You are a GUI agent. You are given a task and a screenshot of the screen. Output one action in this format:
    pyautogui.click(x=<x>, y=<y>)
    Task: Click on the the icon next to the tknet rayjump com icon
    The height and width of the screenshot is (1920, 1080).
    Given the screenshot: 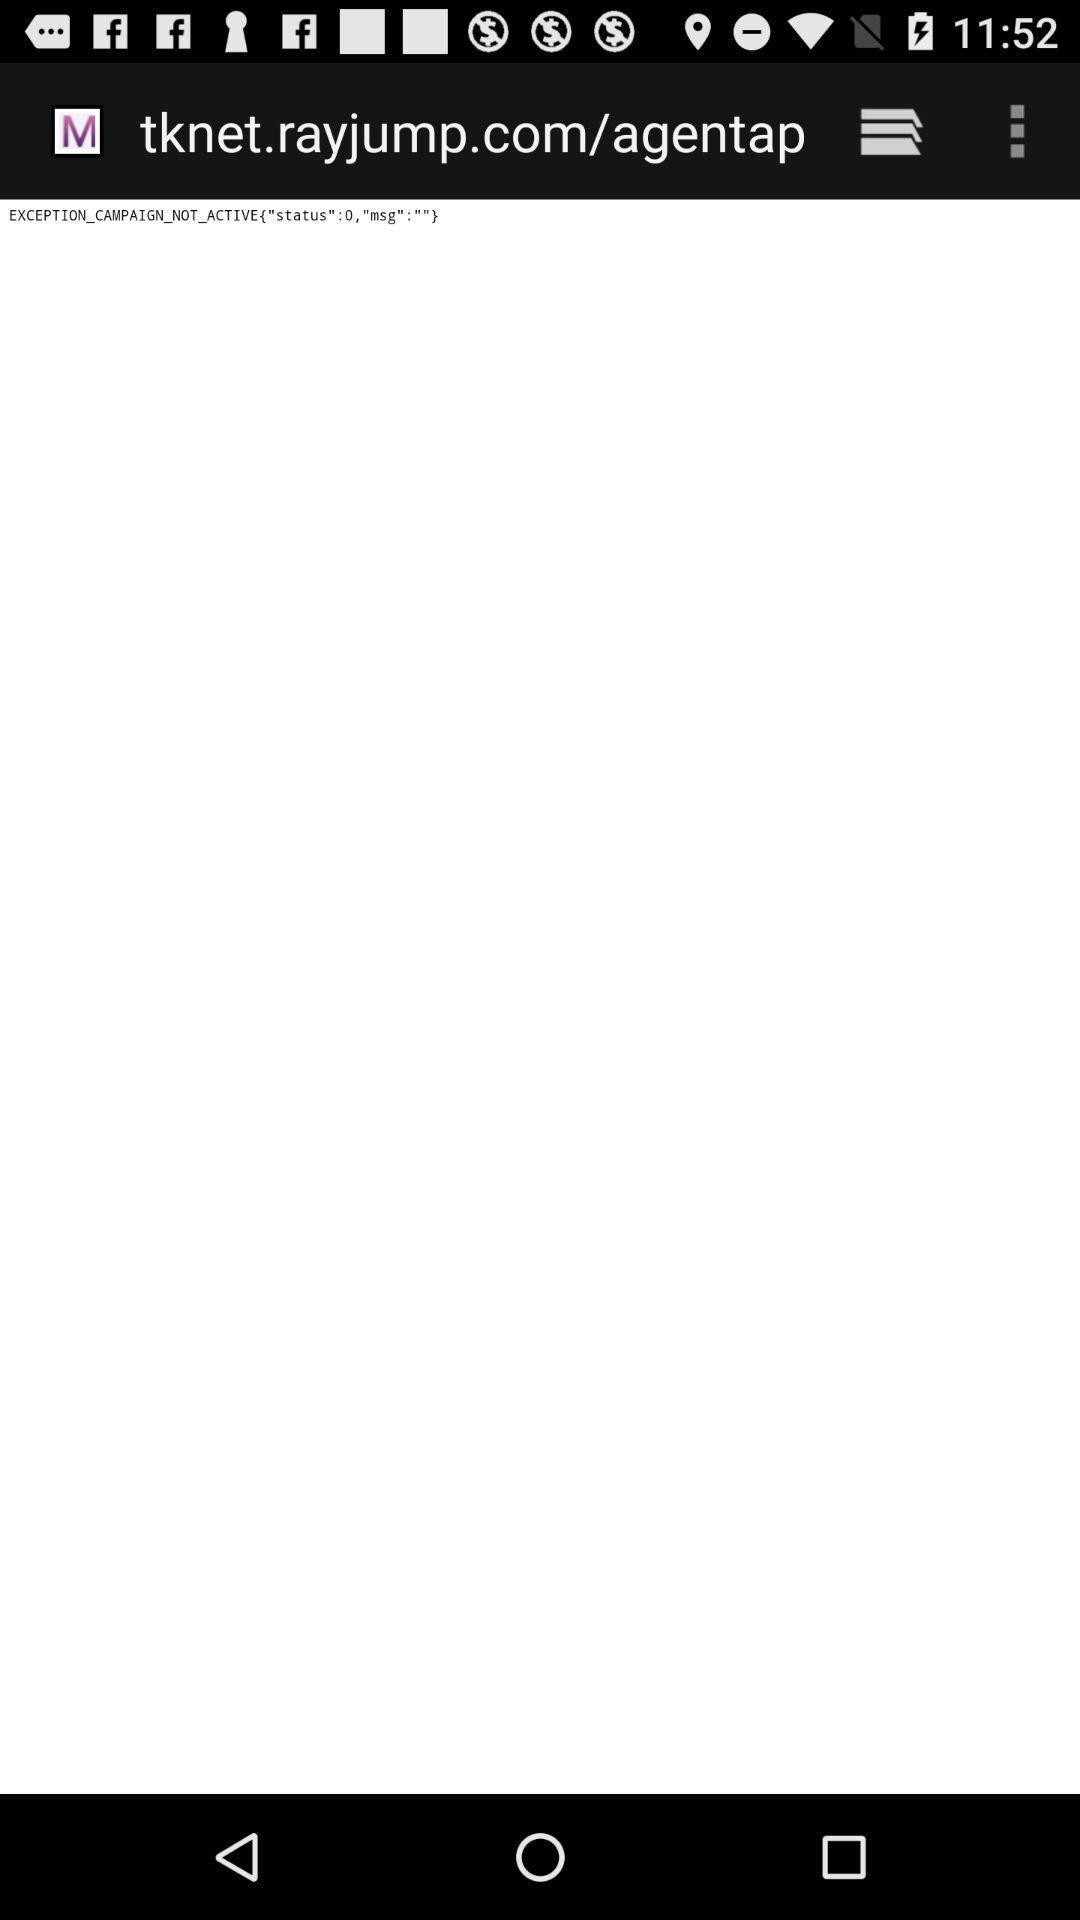 What is the action you would take?
    pyautogui.click(x=890, y=130)
    